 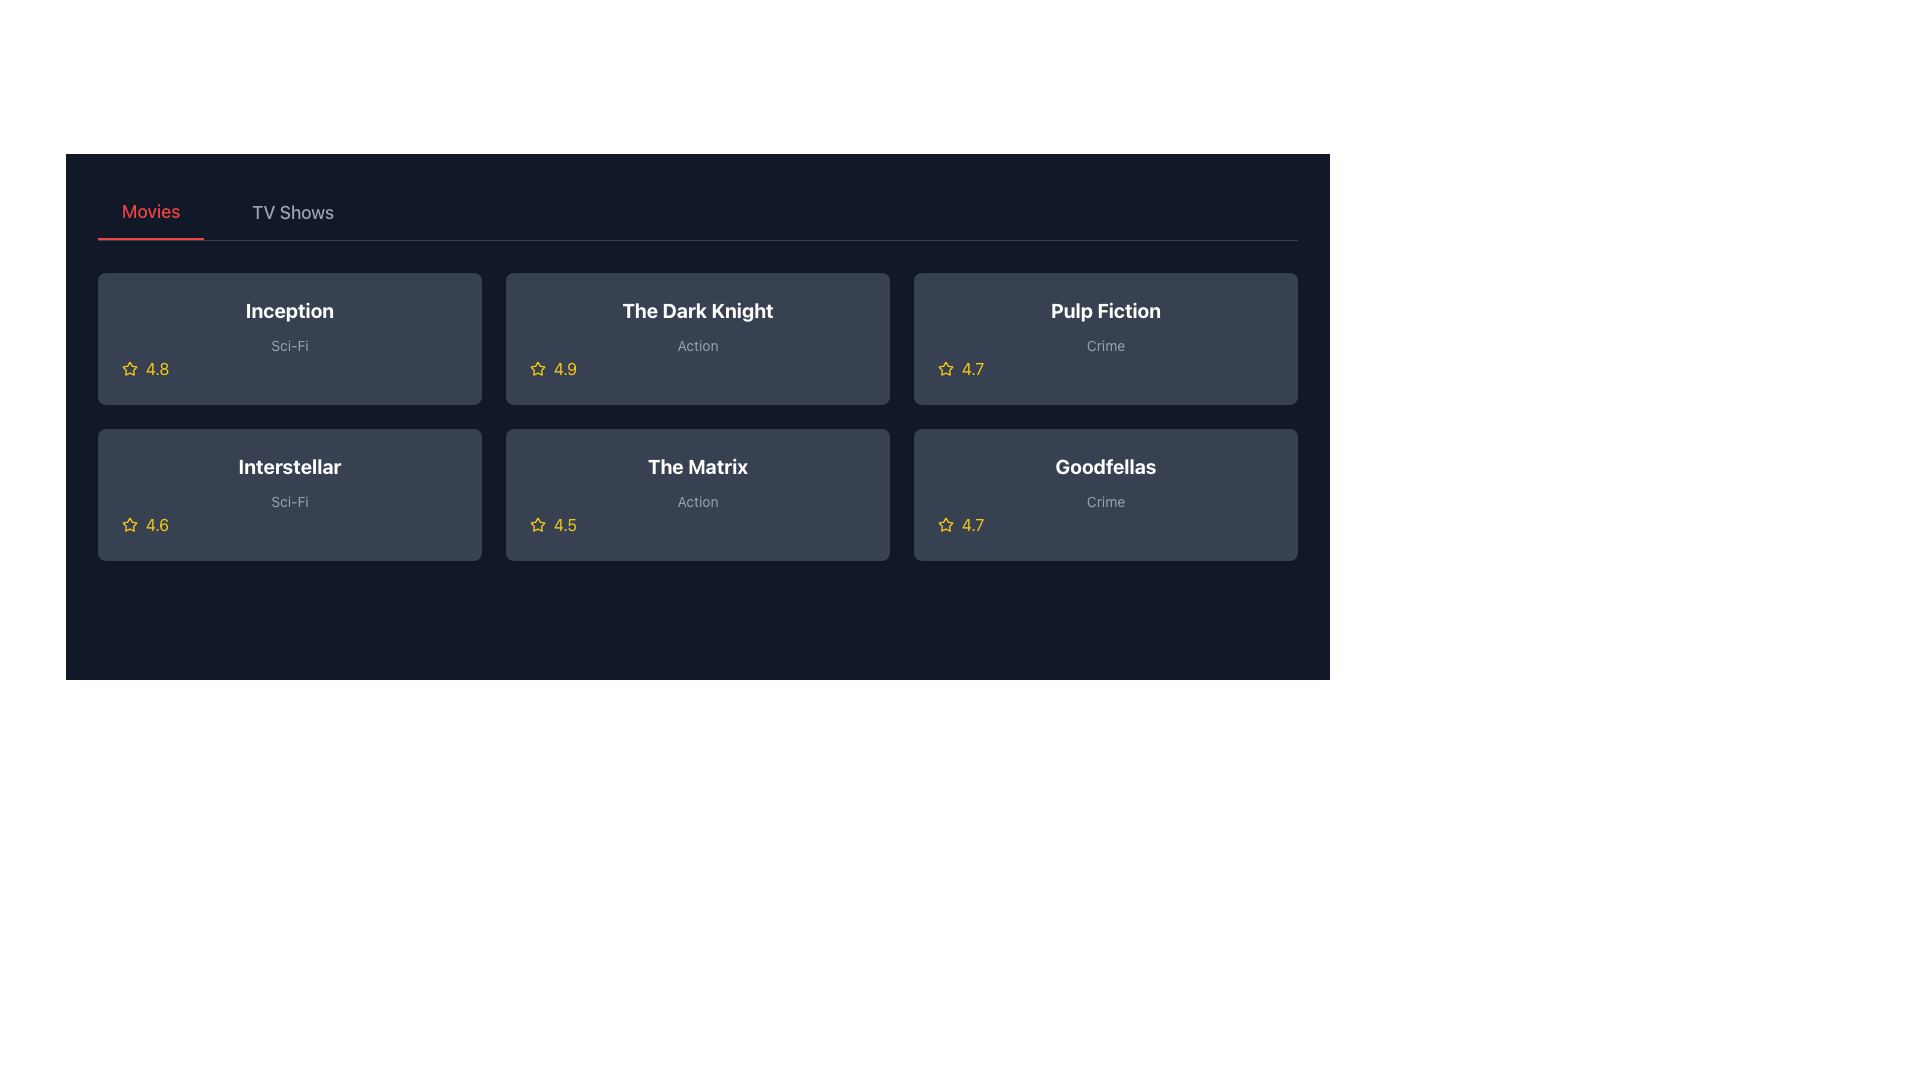 I want to click on the second button in the navigation bar, so click(x=292, y=212).